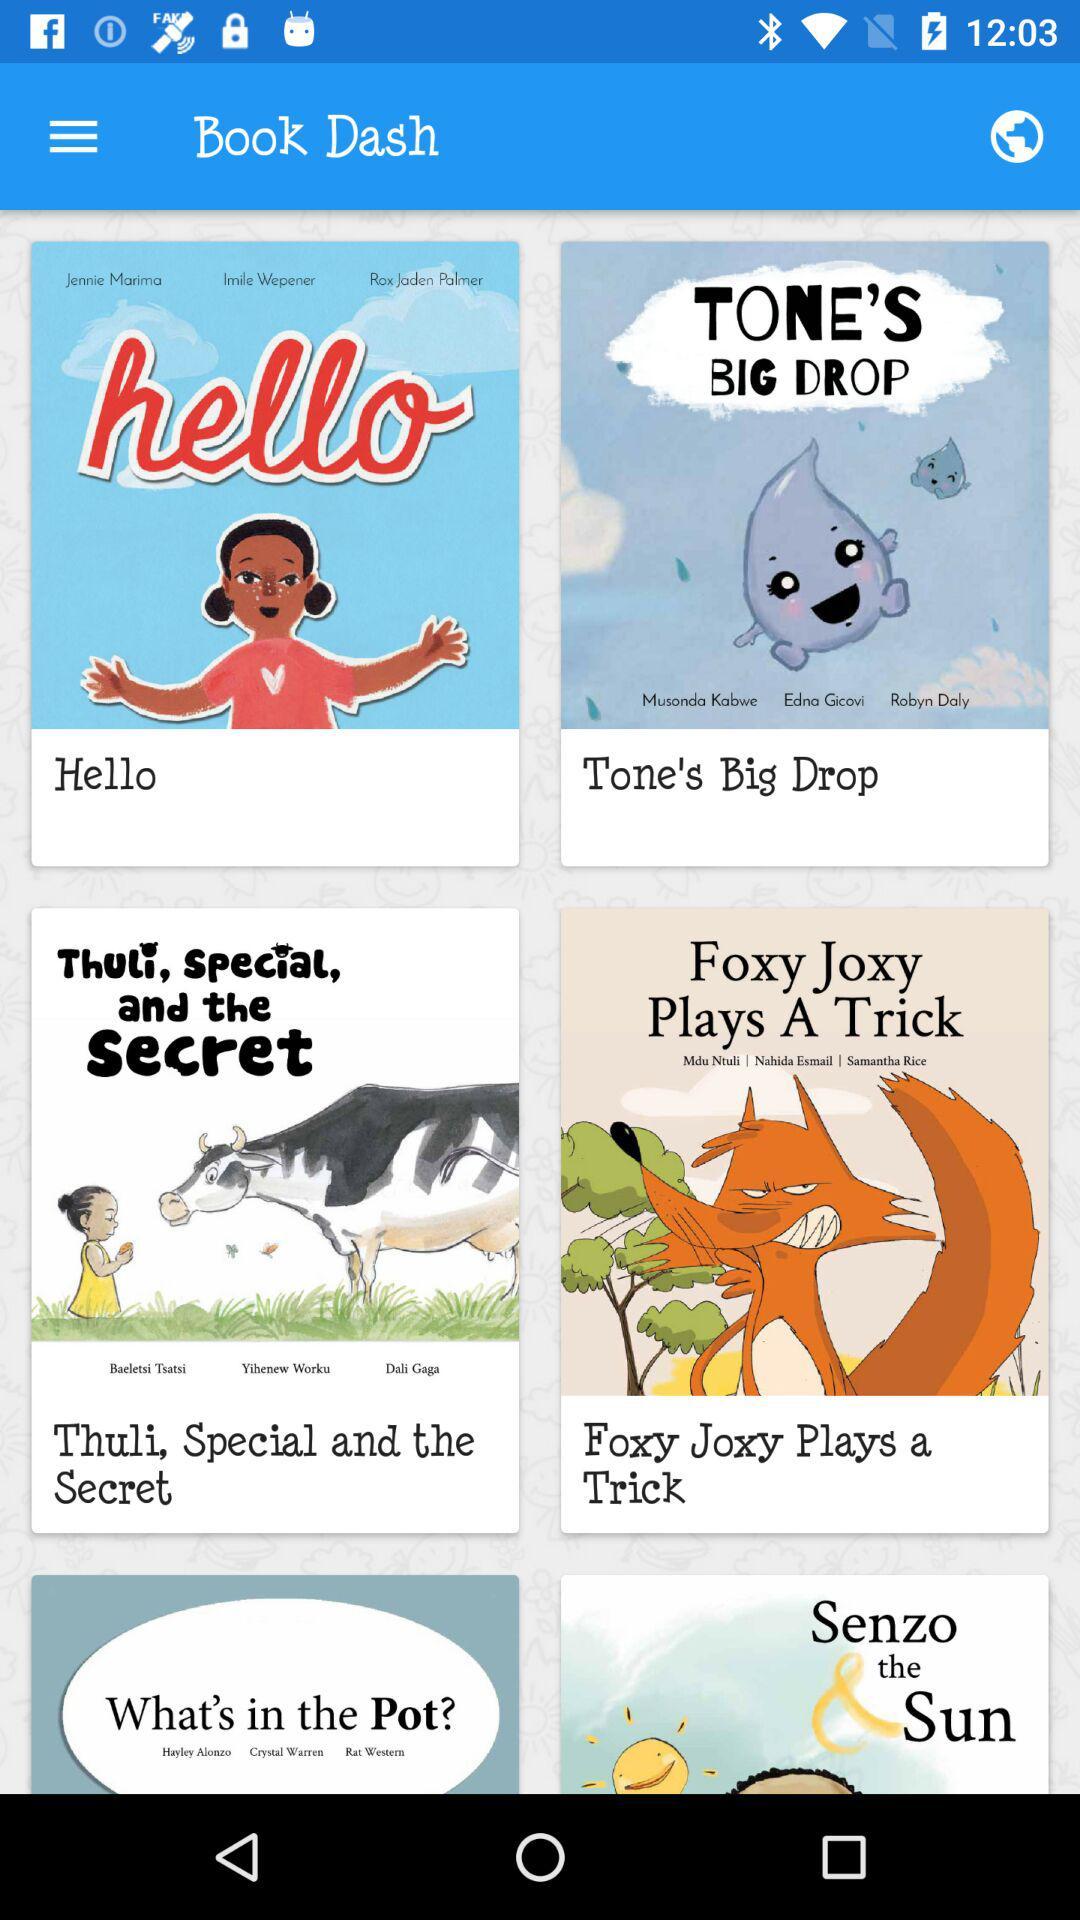  I want to click on the icon next to book dash, so click(72, 135).